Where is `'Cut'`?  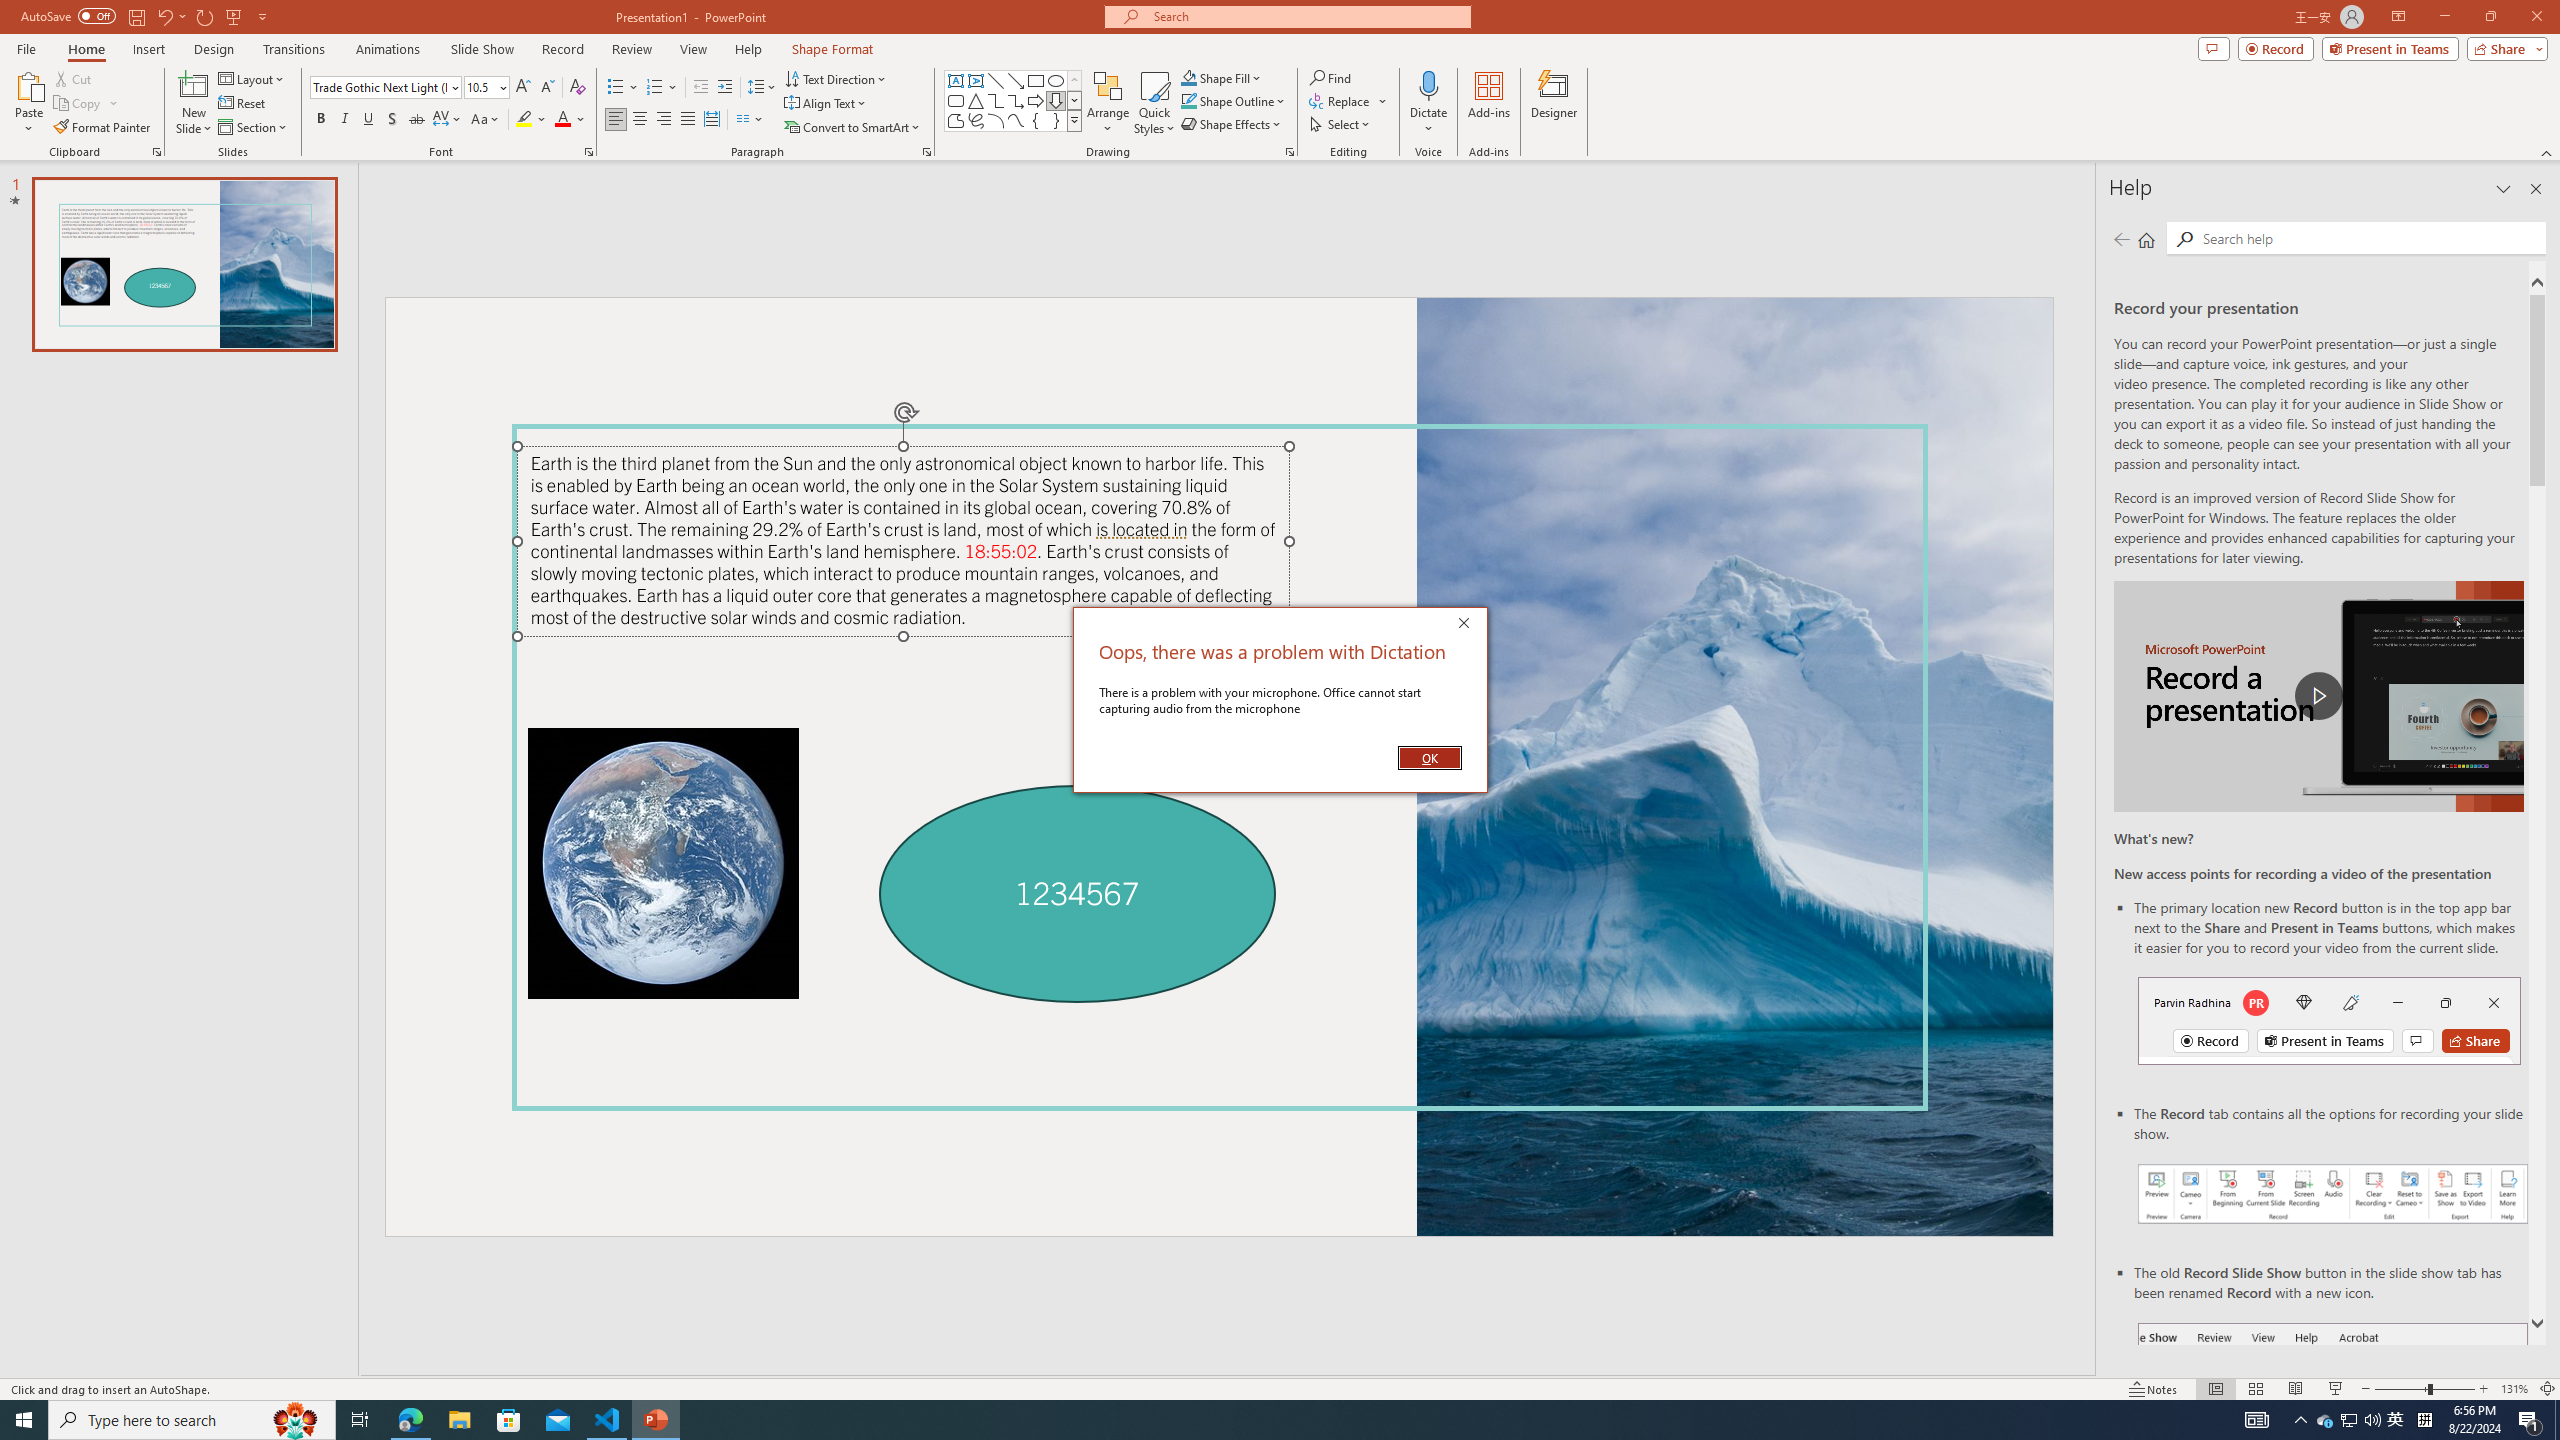 'Cut' is located at coordinates (73, 78).